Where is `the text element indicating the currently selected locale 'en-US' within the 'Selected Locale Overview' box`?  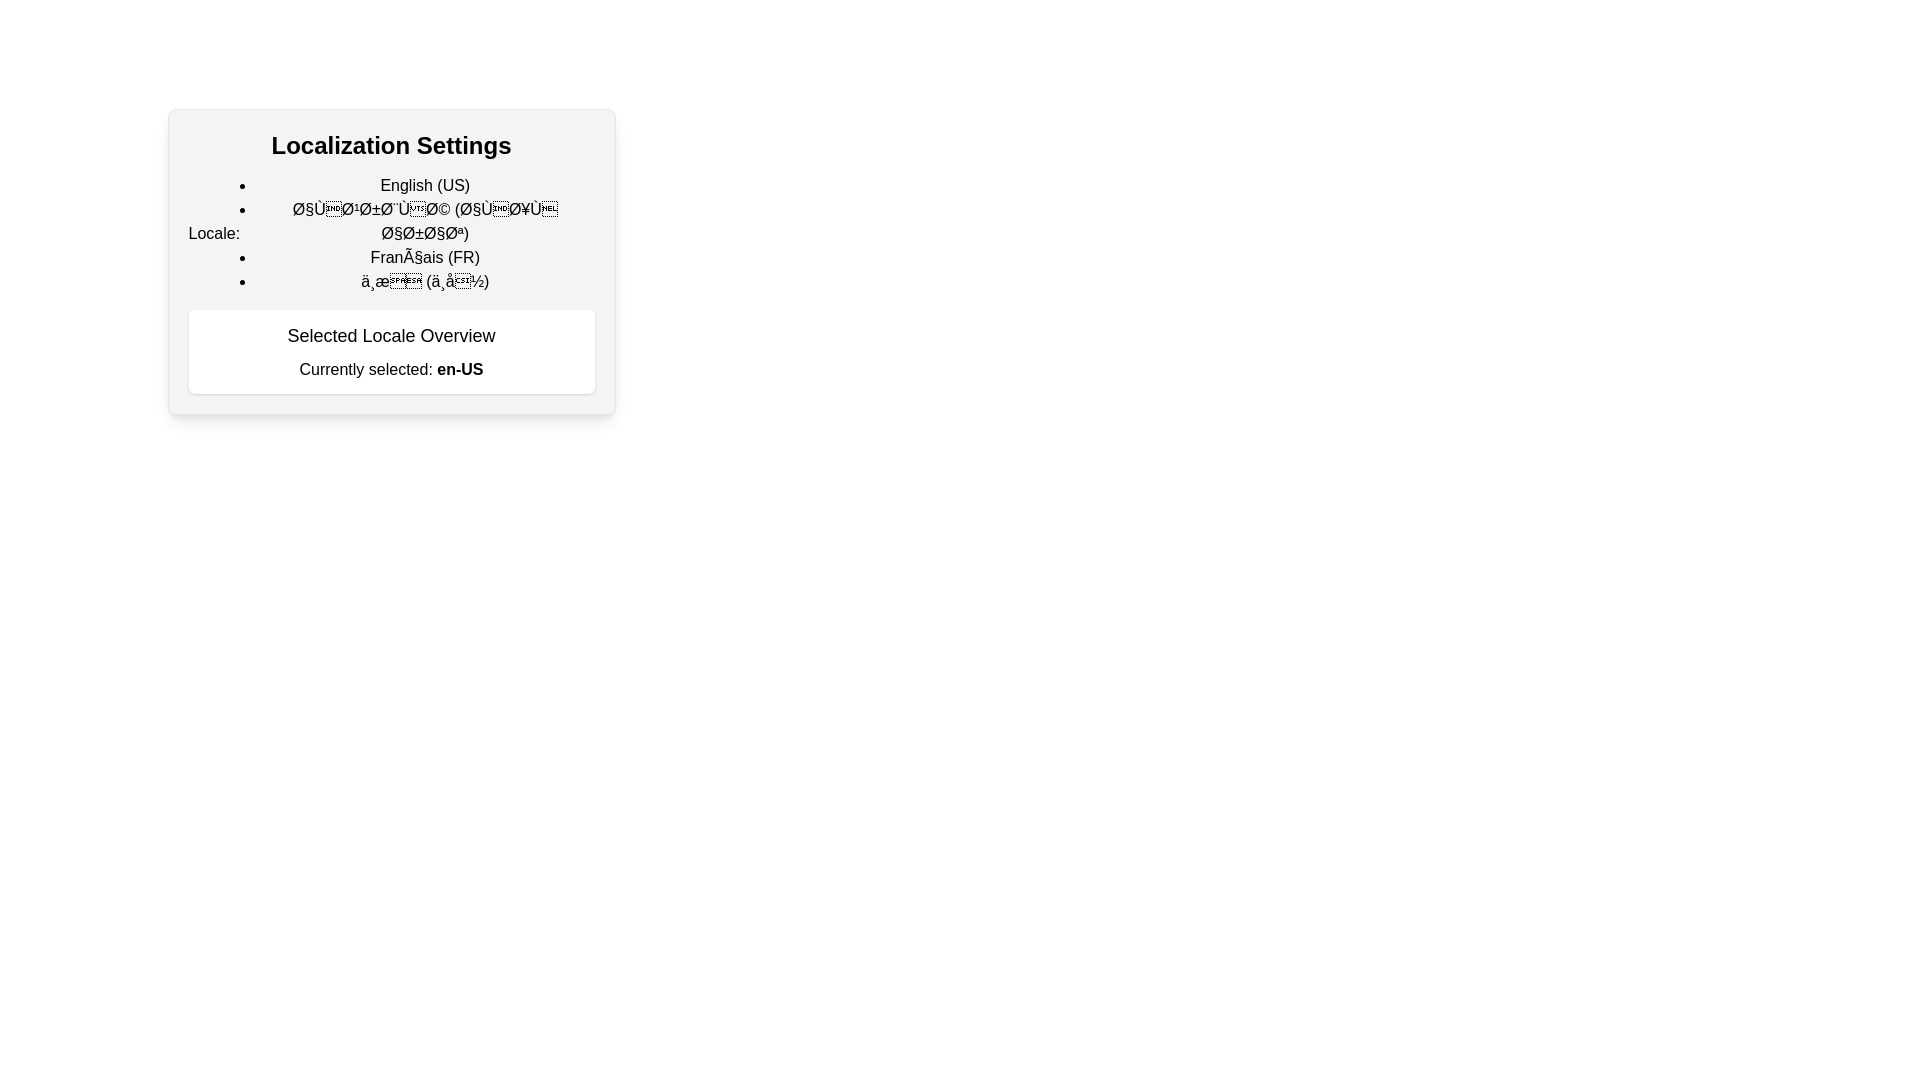
the text element indicating the currently selected locale 'en-US' within the 'Selected Locale Overview' box is located at coordinates (459, 369).